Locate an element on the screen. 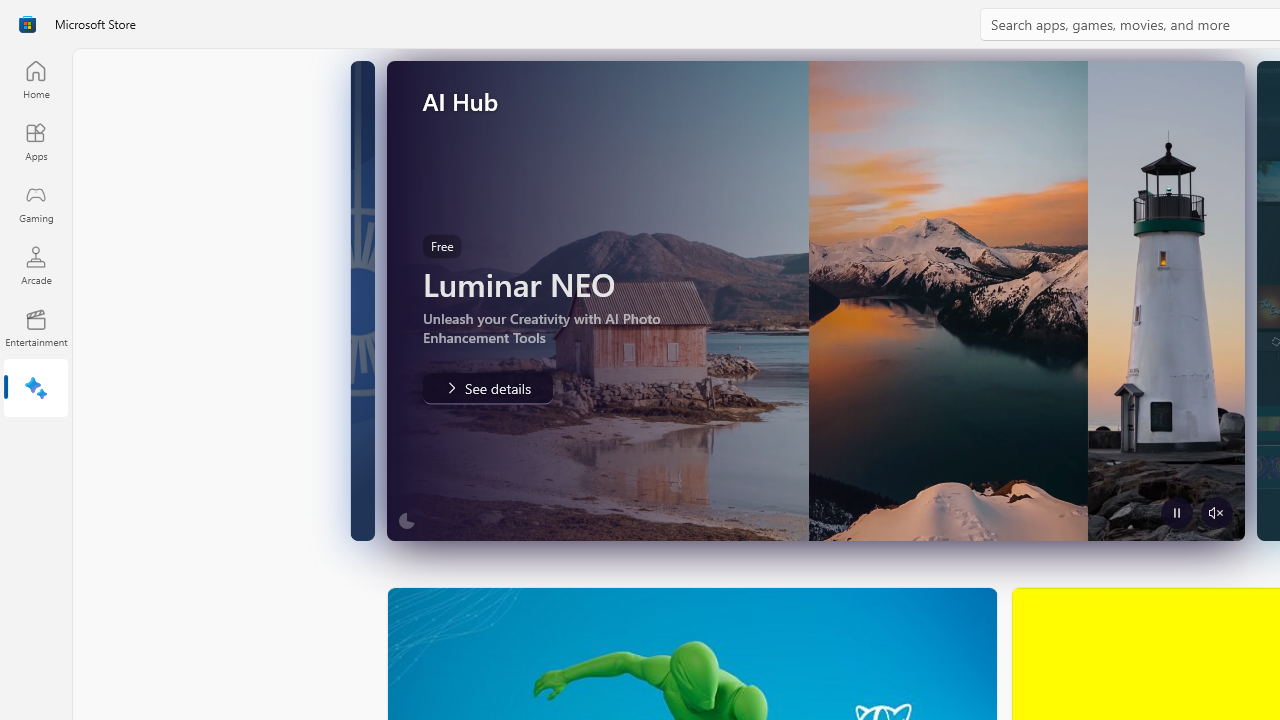  'Pause Trailer' is located at coordinates (1175, 512).